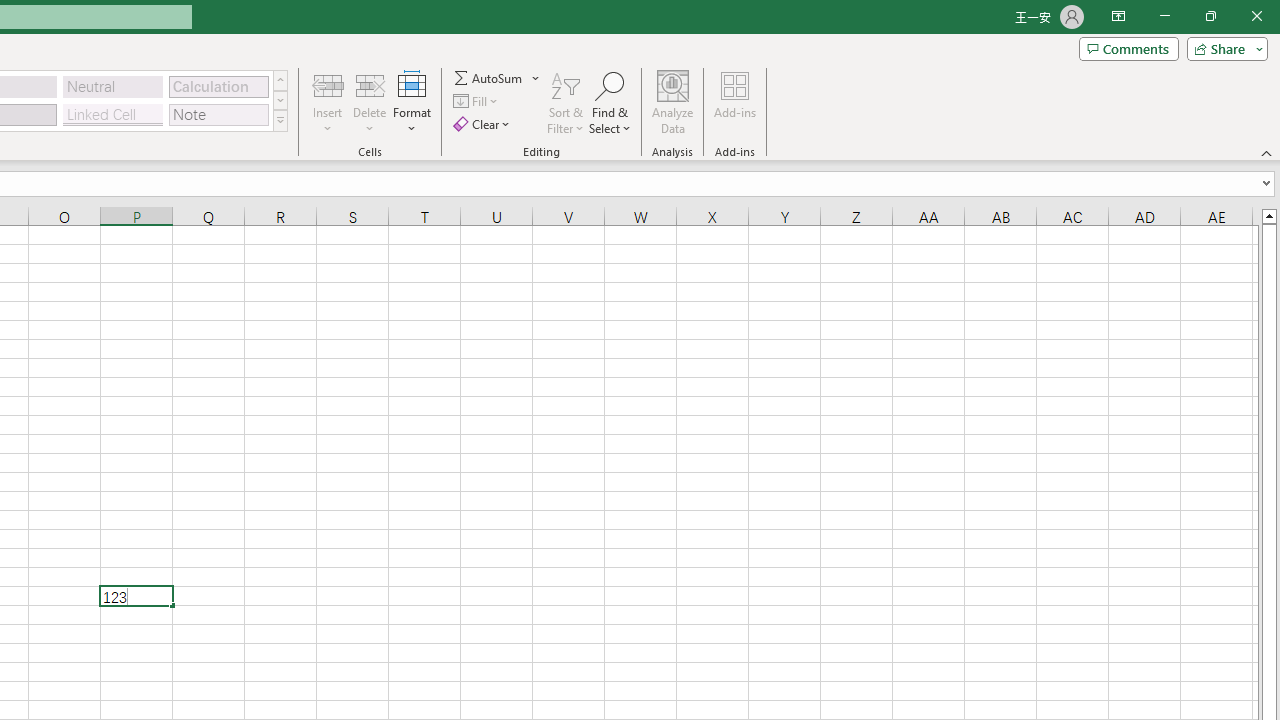 The height and width of the screenshot is (720, 1280). What do you see at coordinates (218, 114) in the screenshot?
I see `'Note'` at bounding box center [218, 114].